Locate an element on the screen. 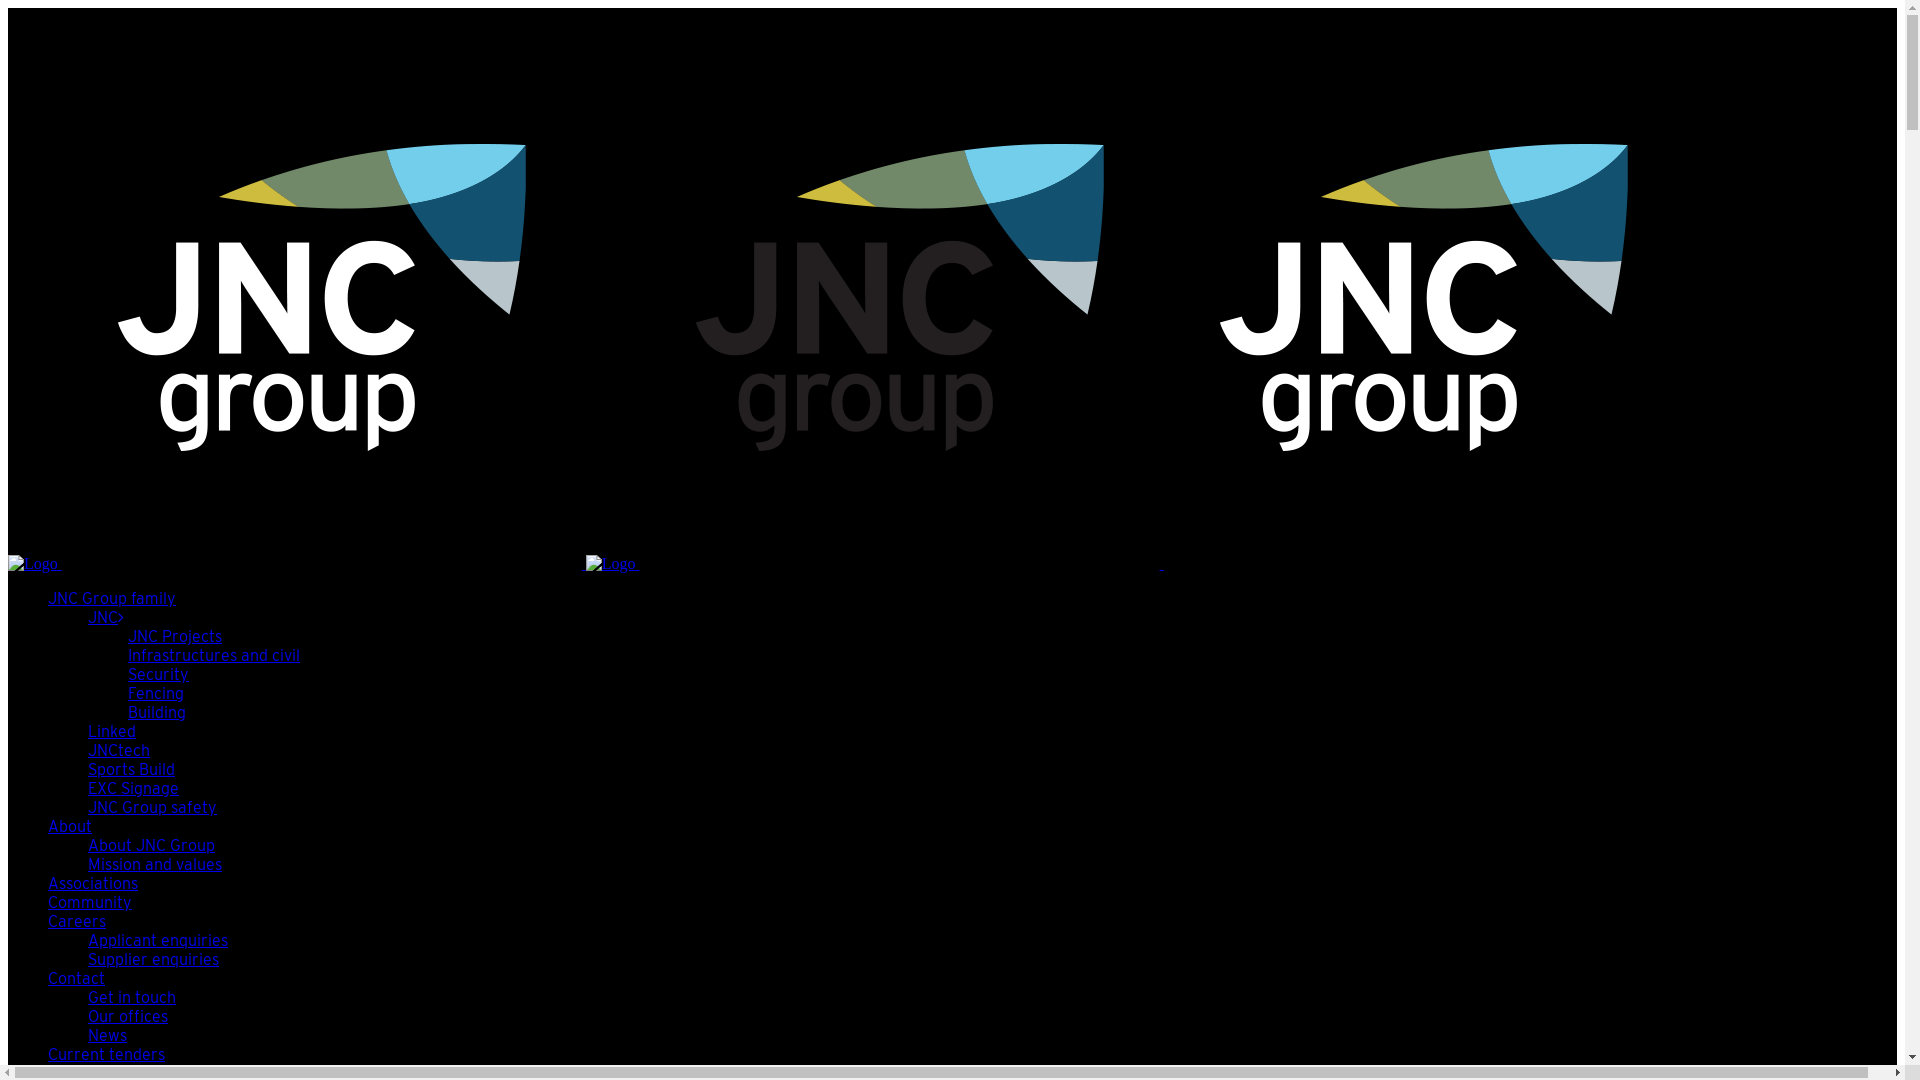 The height and width of the screenshot is (1080, 1920). 'Current tenders' is located at coordinates (105, 1053).